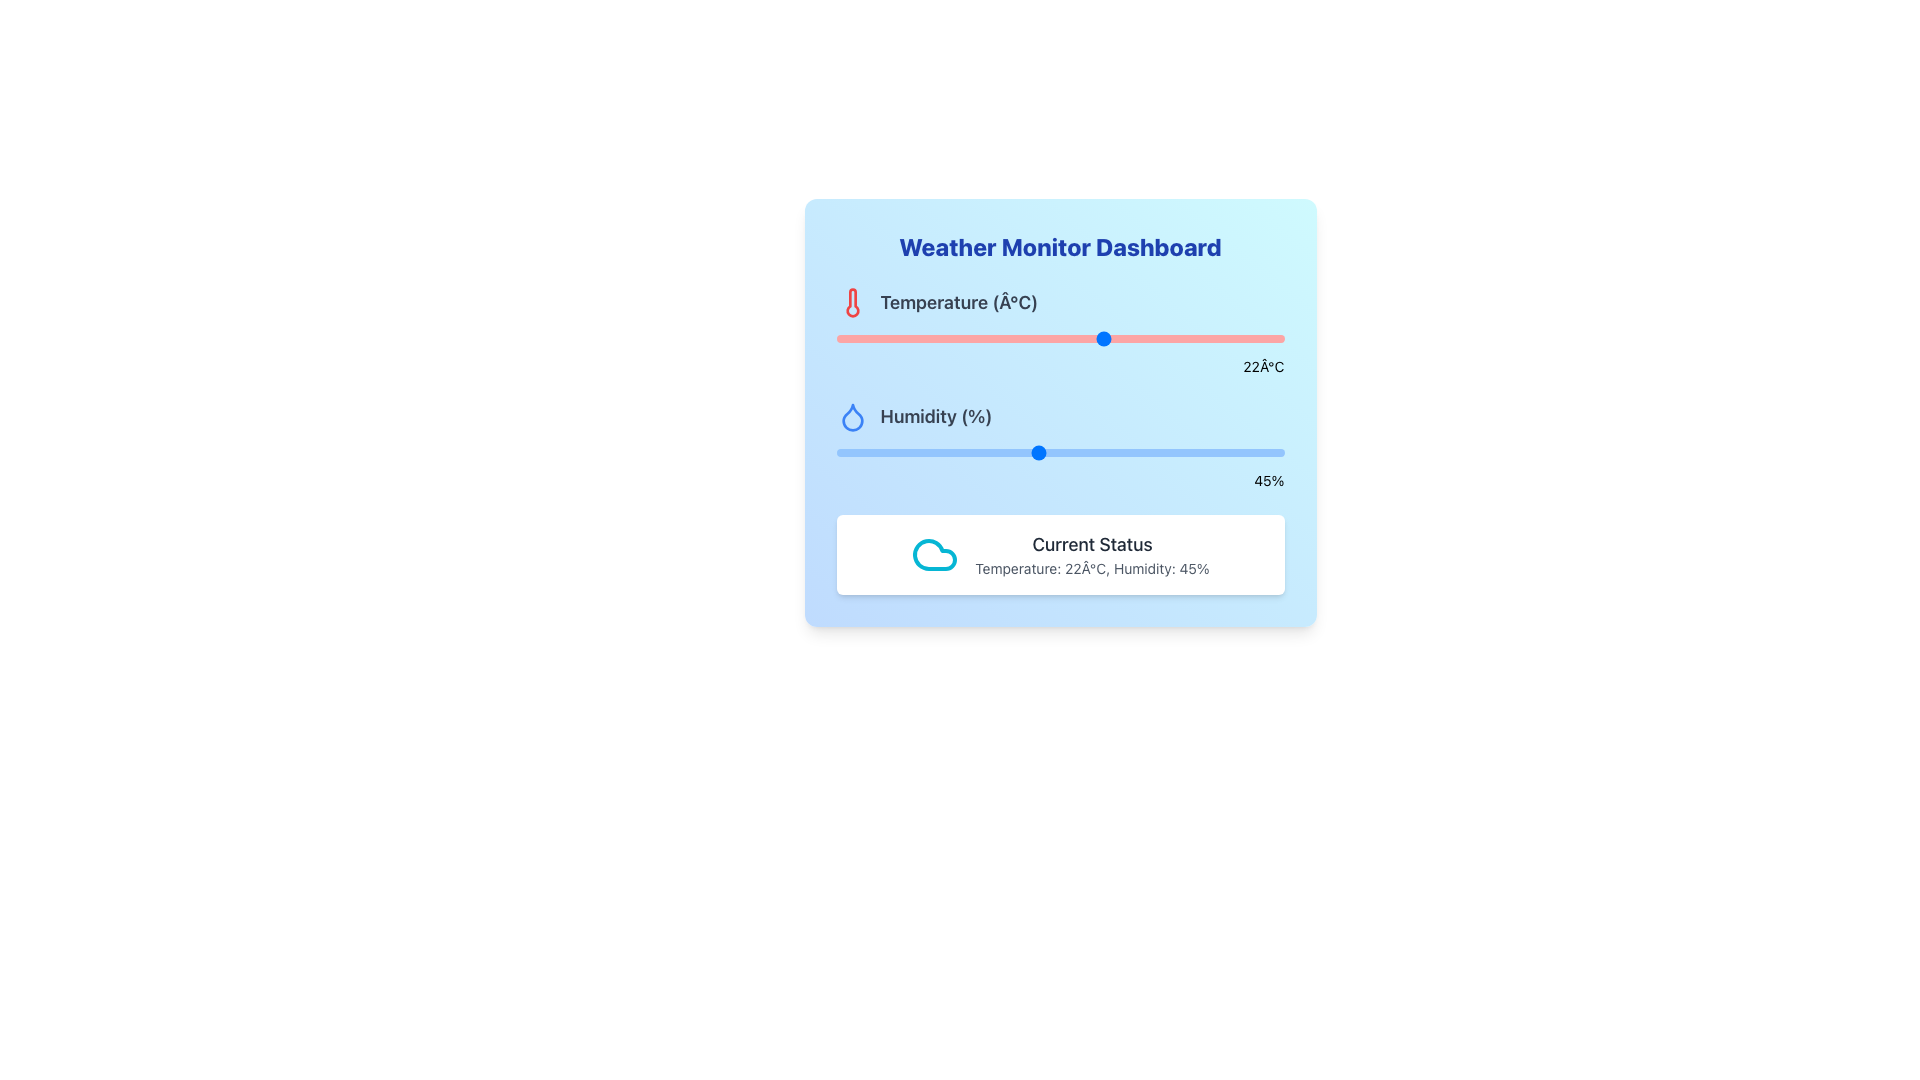 Image resolution: width=1920 pixels, height=1080 pixels. I want to click on the humidity slider, so click(947, 452).